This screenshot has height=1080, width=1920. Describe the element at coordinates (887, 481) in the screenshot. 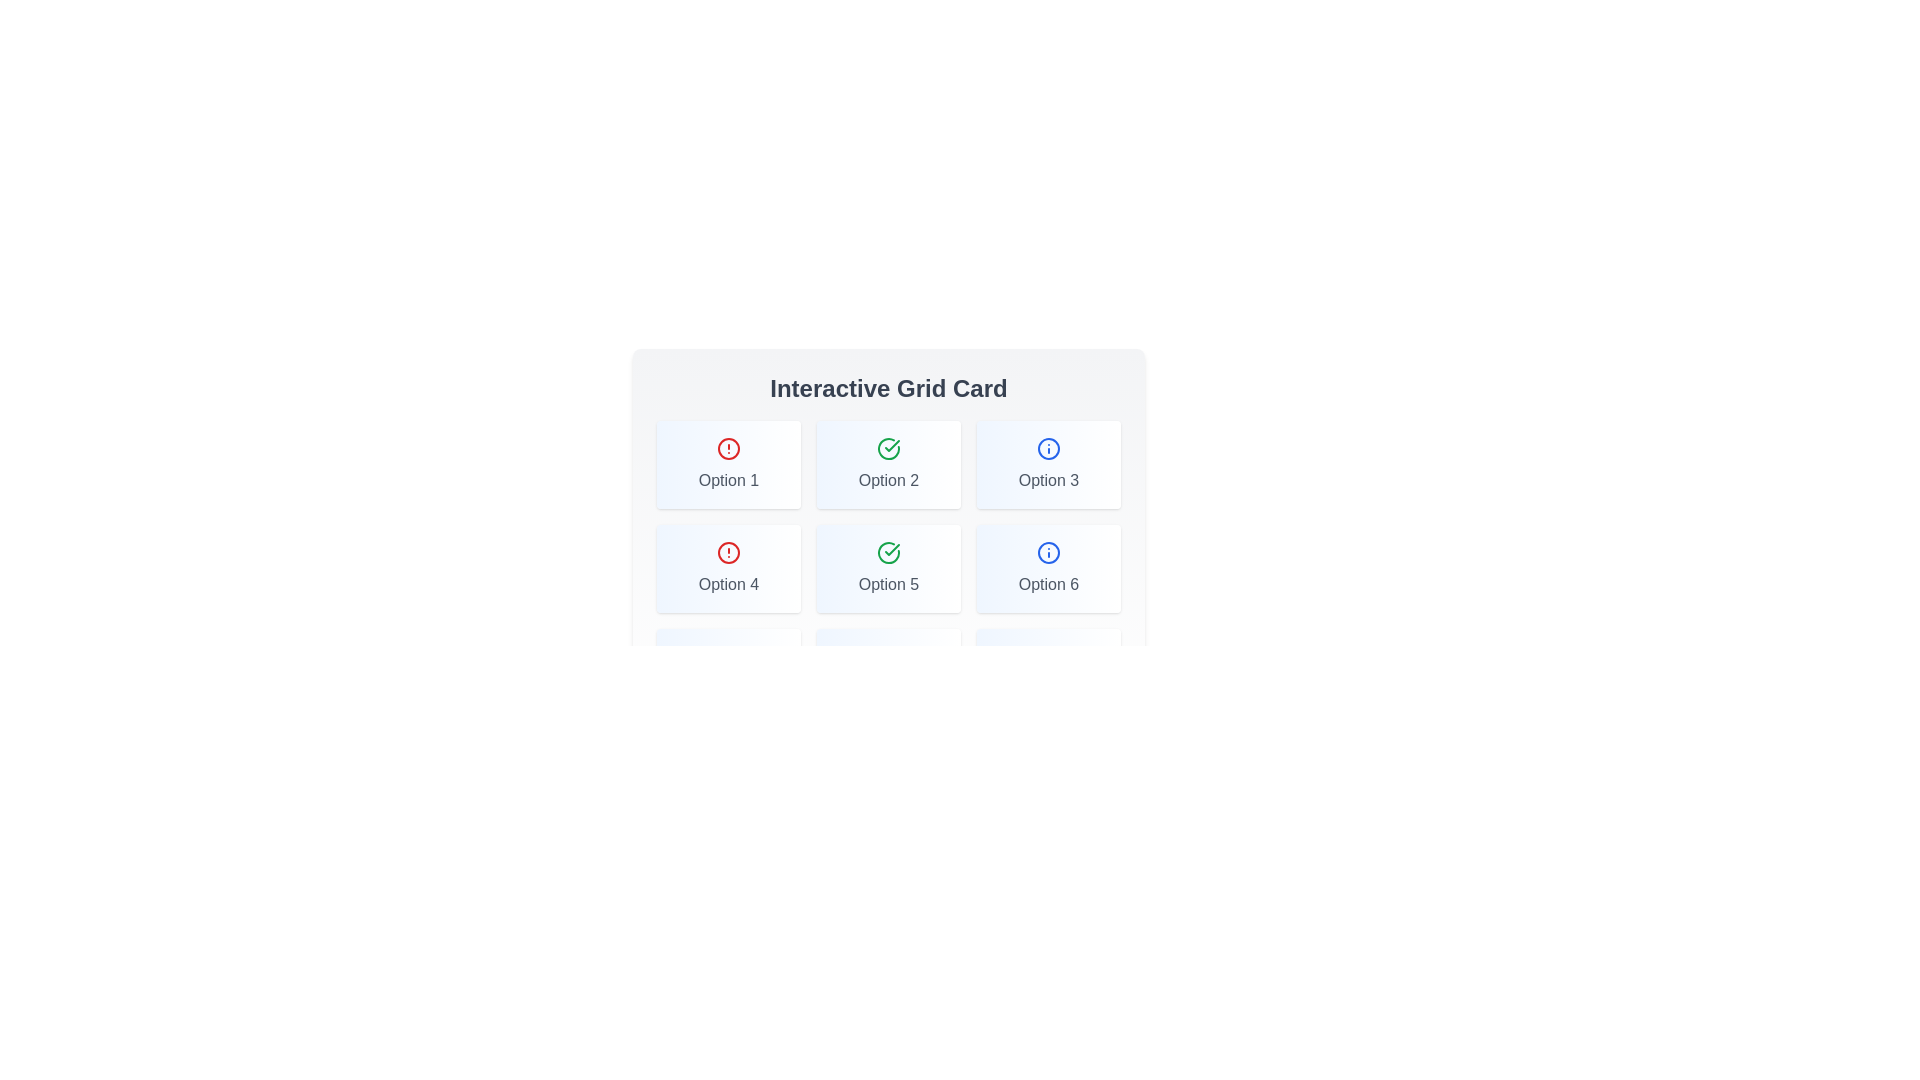

I see `the text label located in the second card of a 3x2 grid layout, positioned below a check mark icon` at that location.